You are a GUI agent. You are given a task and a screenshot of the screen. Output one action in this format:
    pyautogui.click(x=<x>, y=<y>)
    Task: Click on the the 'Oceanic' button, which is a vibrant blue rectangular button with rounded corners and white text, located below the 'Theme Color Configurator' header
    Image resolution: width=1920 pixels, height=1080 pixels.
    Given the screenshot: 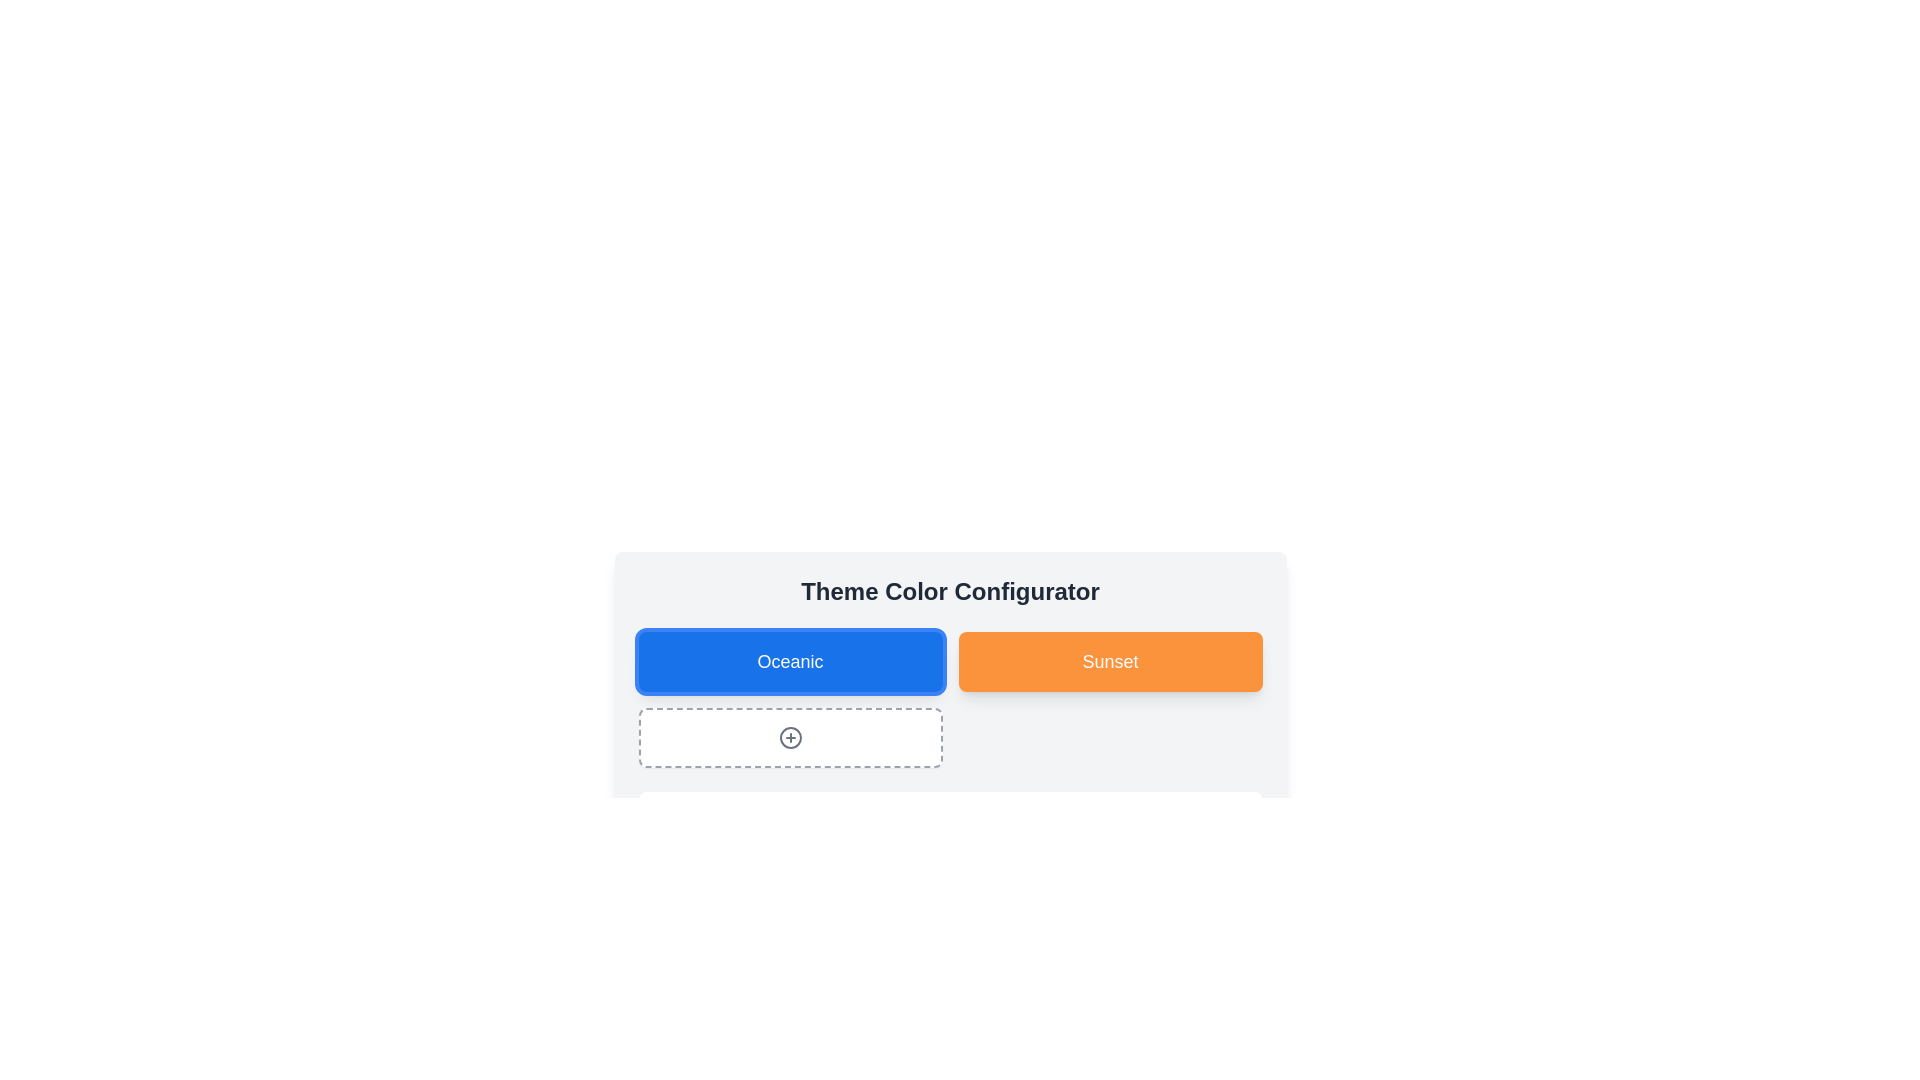 What is the action you would take?
    pyautogui.click(x=789, y=662)
    